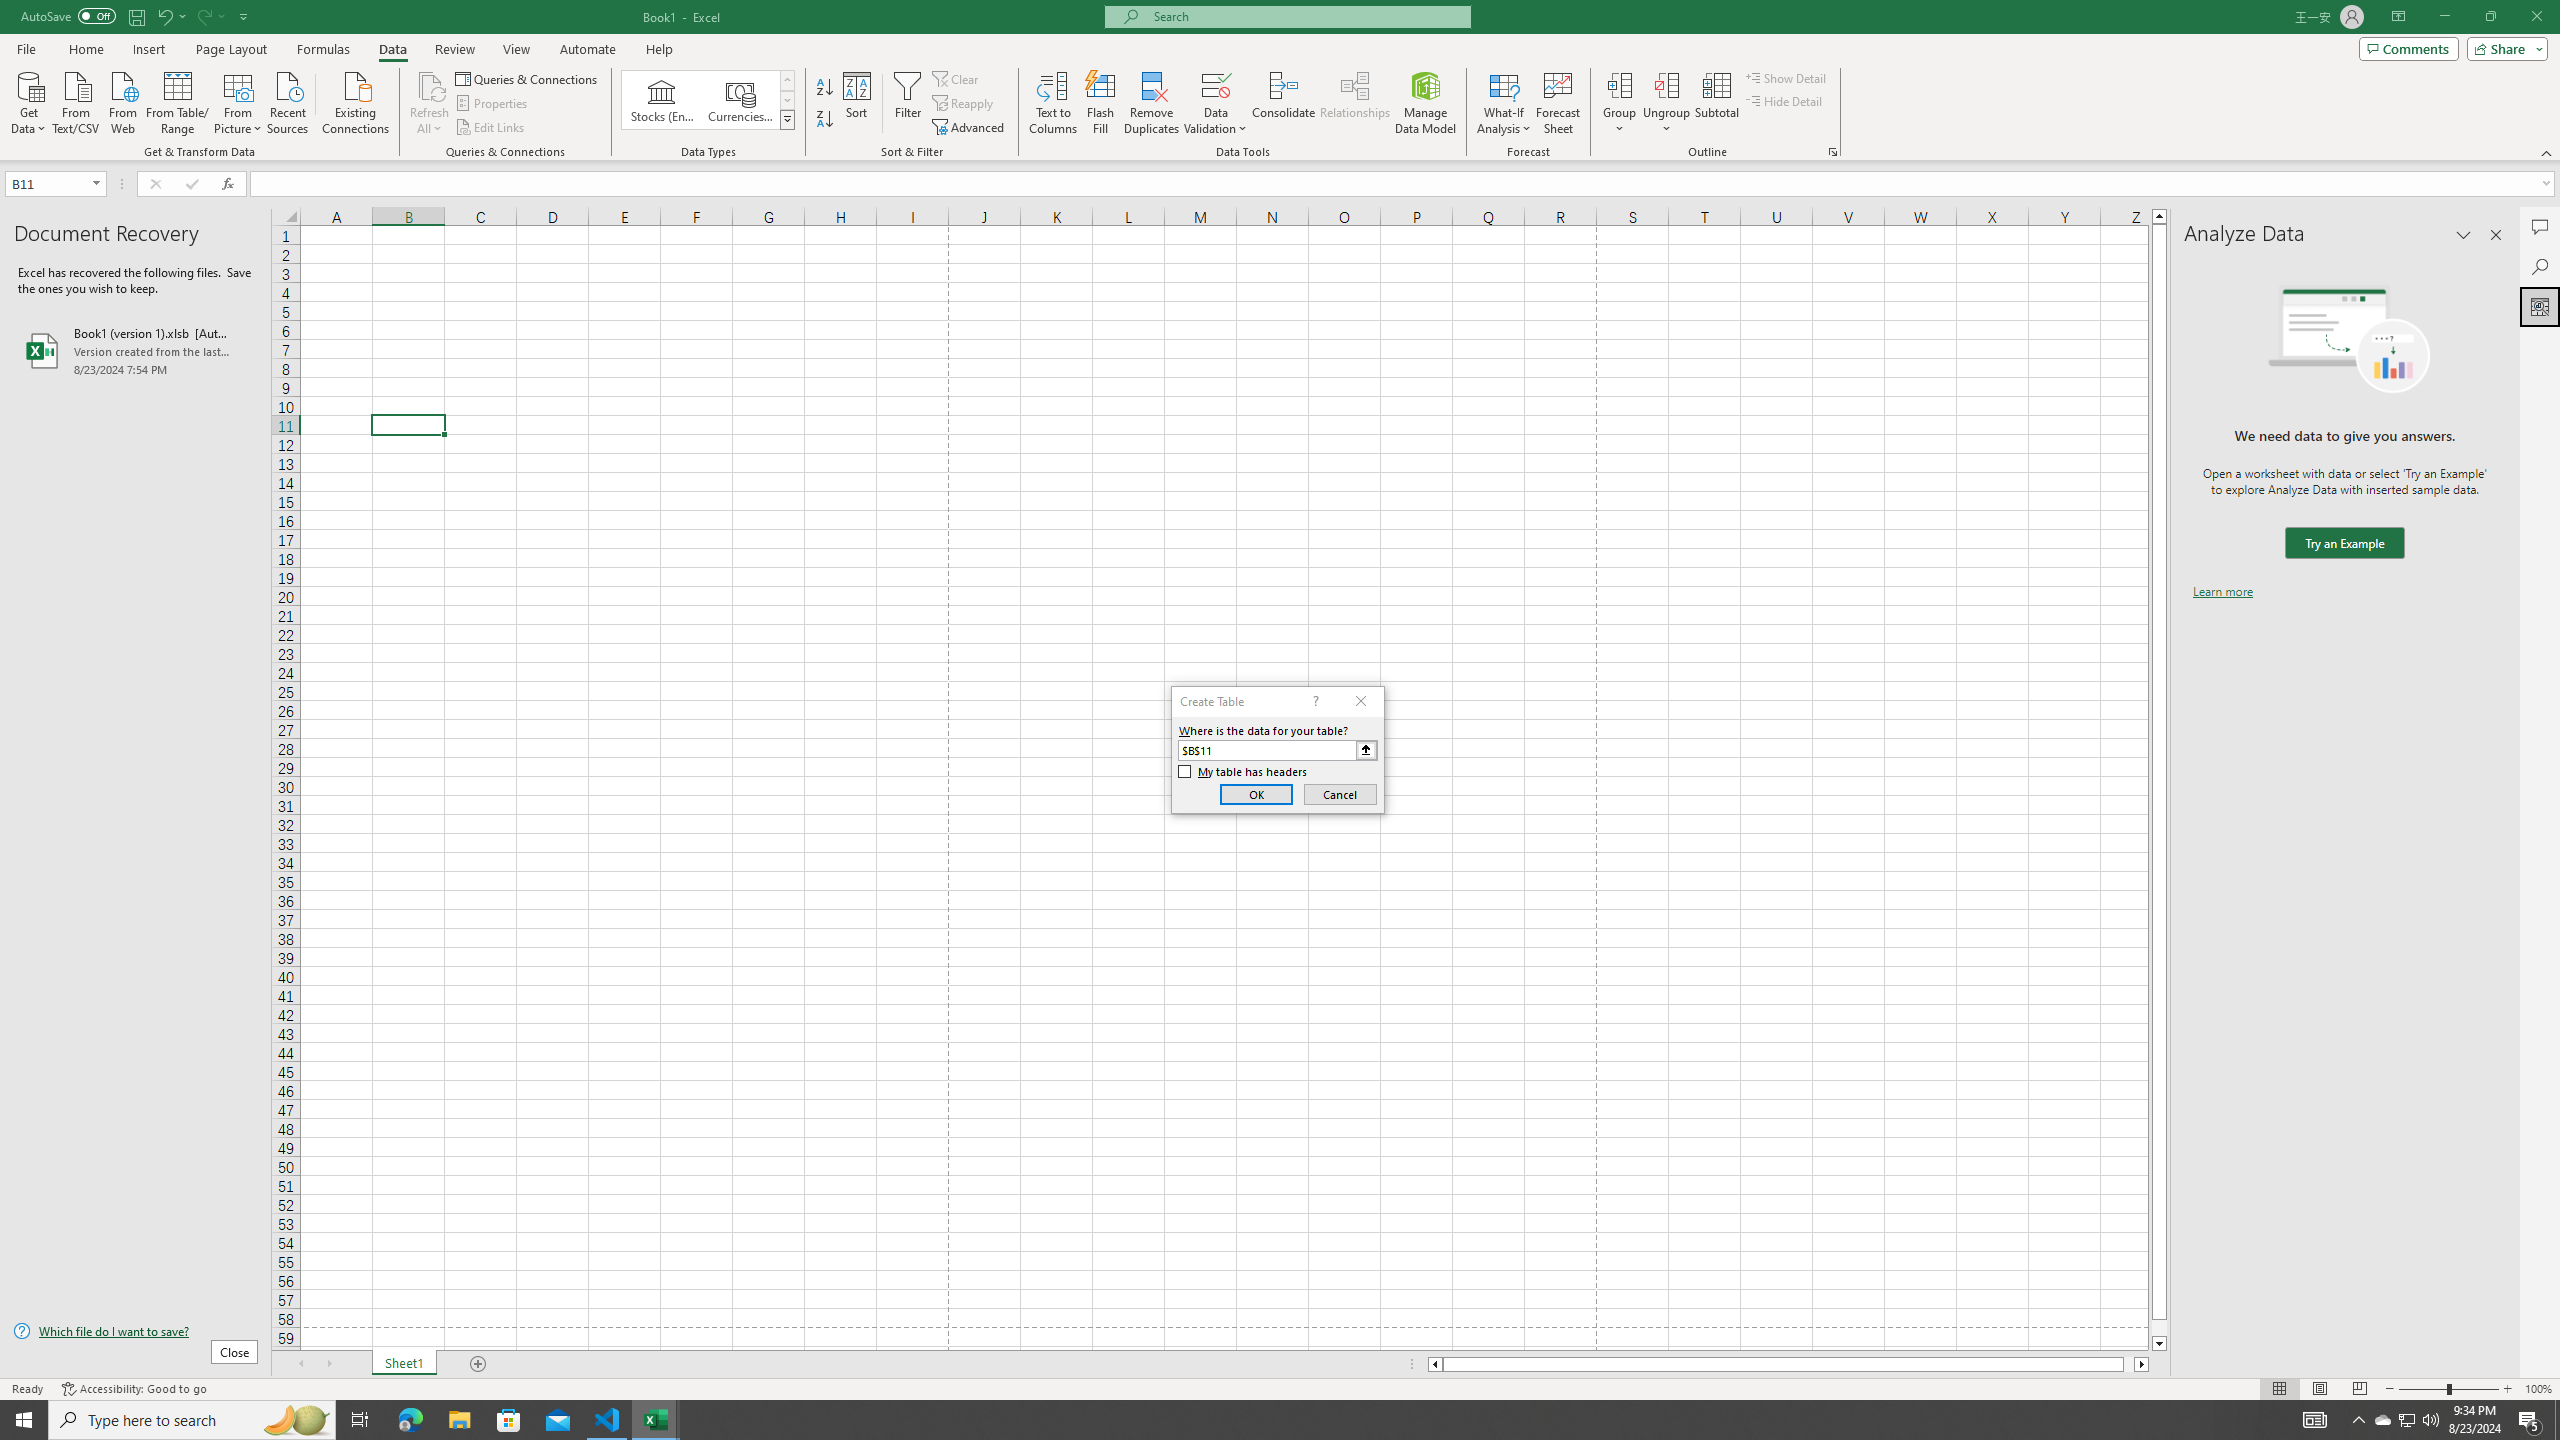  What do you see at coordinates (135, 16) in the screenshot?
I see `'Quick Access Toolbar'` at bounding box center [135, 16].